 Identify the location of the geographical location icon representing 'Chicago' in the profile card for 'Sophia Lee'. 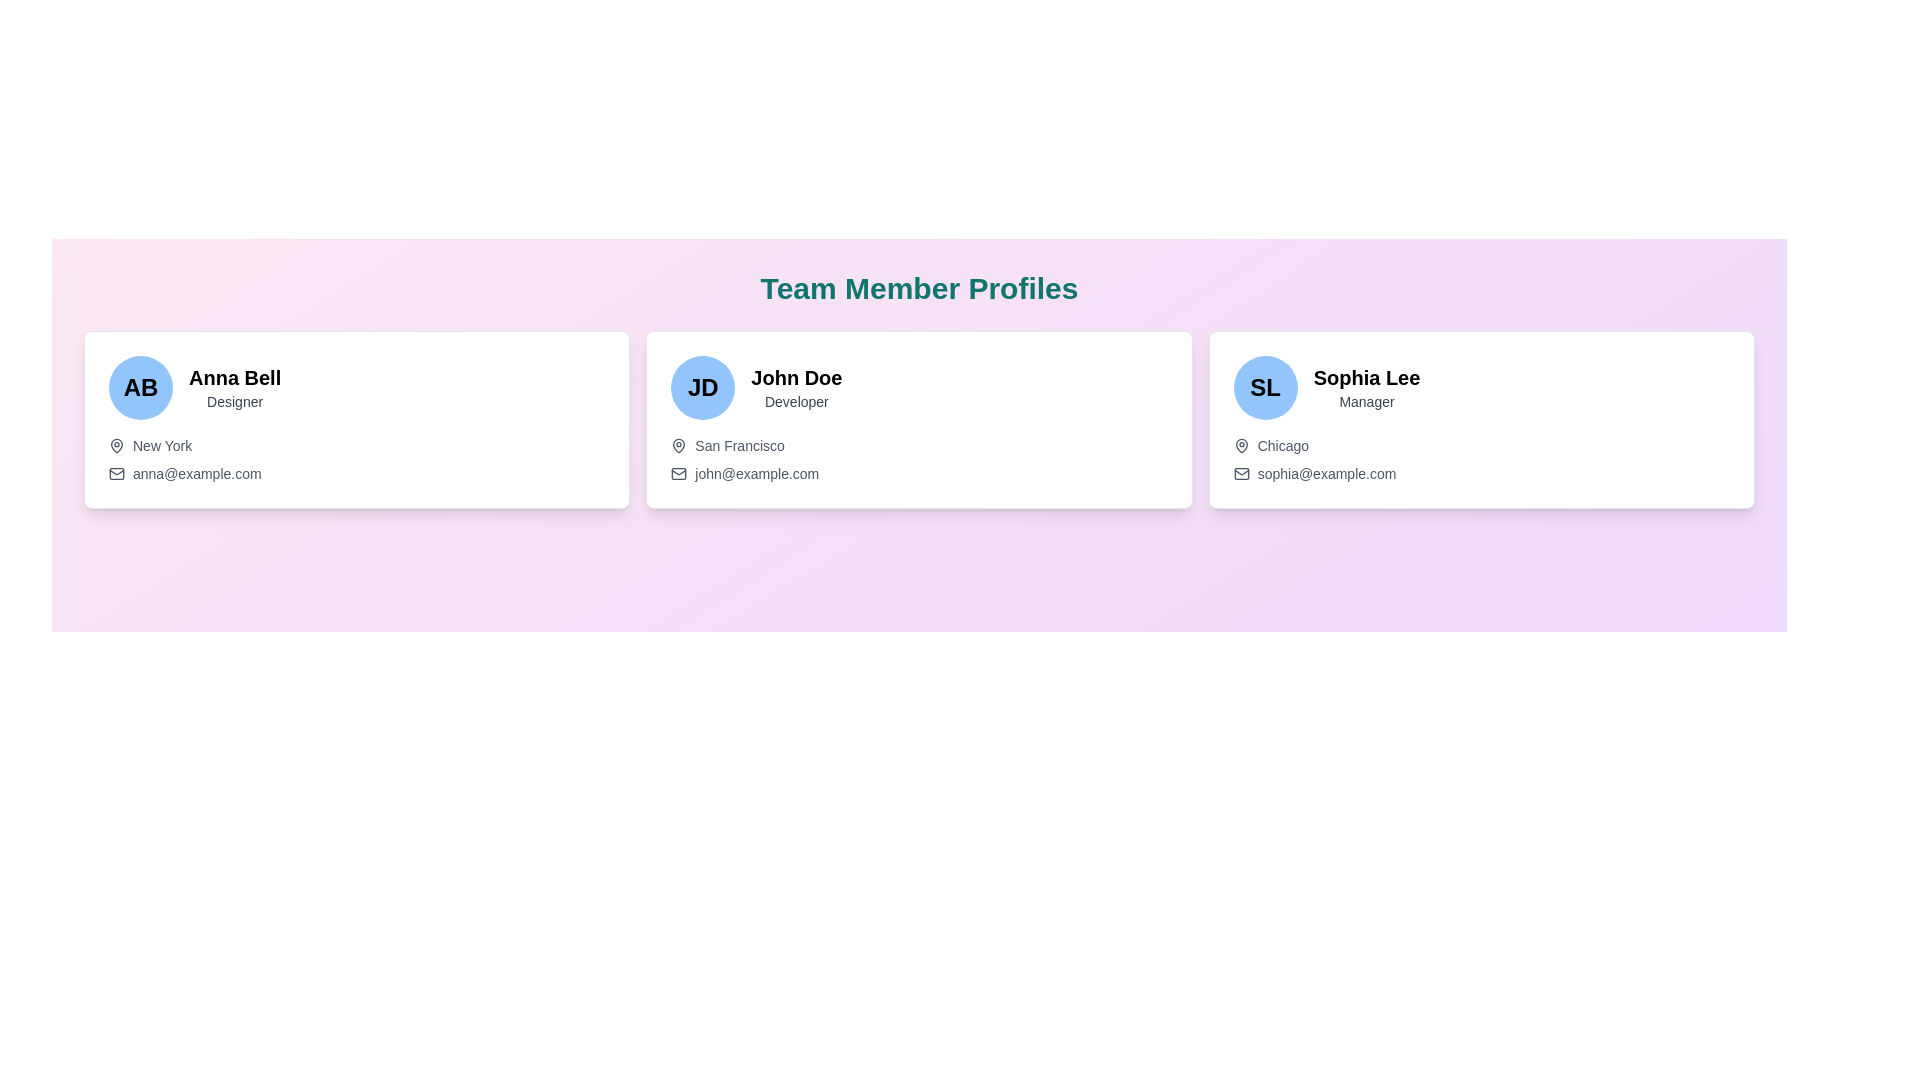
(1240, 445).